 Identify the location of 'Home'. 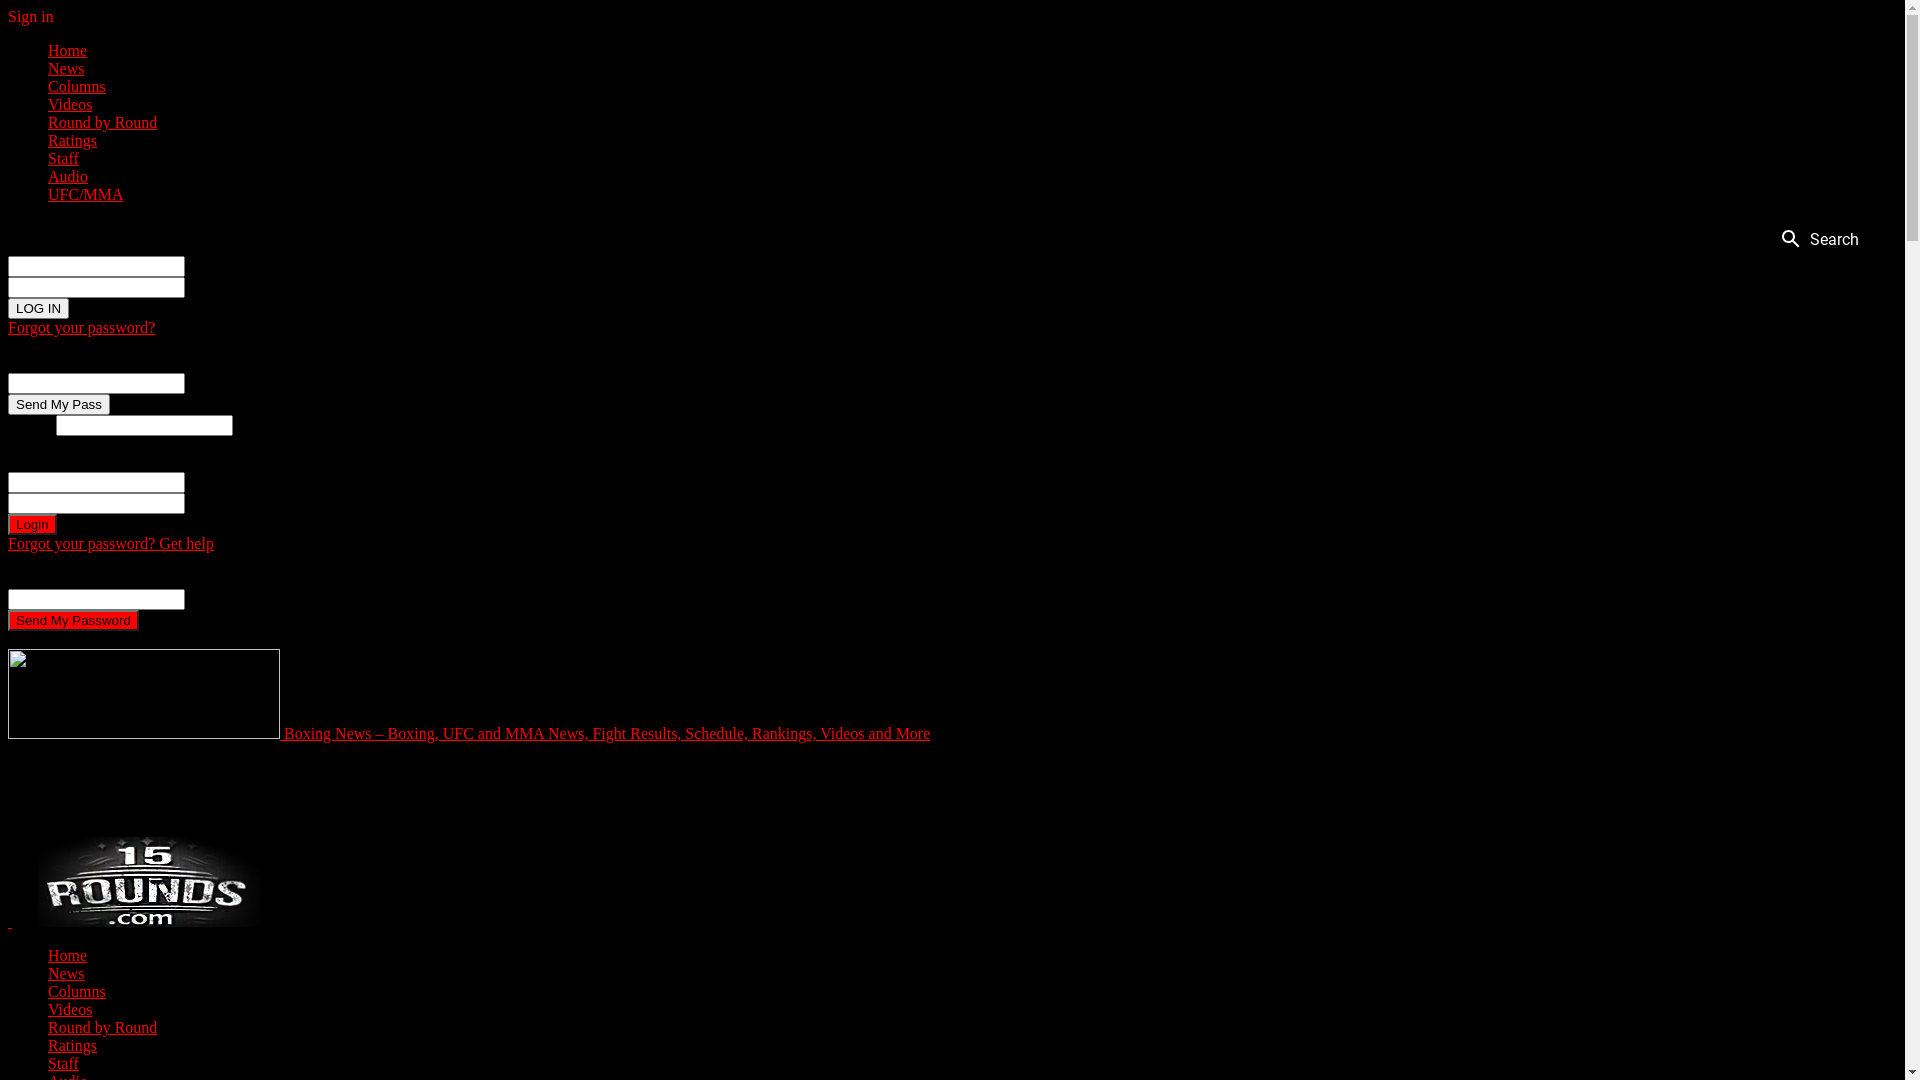
(67, 954).